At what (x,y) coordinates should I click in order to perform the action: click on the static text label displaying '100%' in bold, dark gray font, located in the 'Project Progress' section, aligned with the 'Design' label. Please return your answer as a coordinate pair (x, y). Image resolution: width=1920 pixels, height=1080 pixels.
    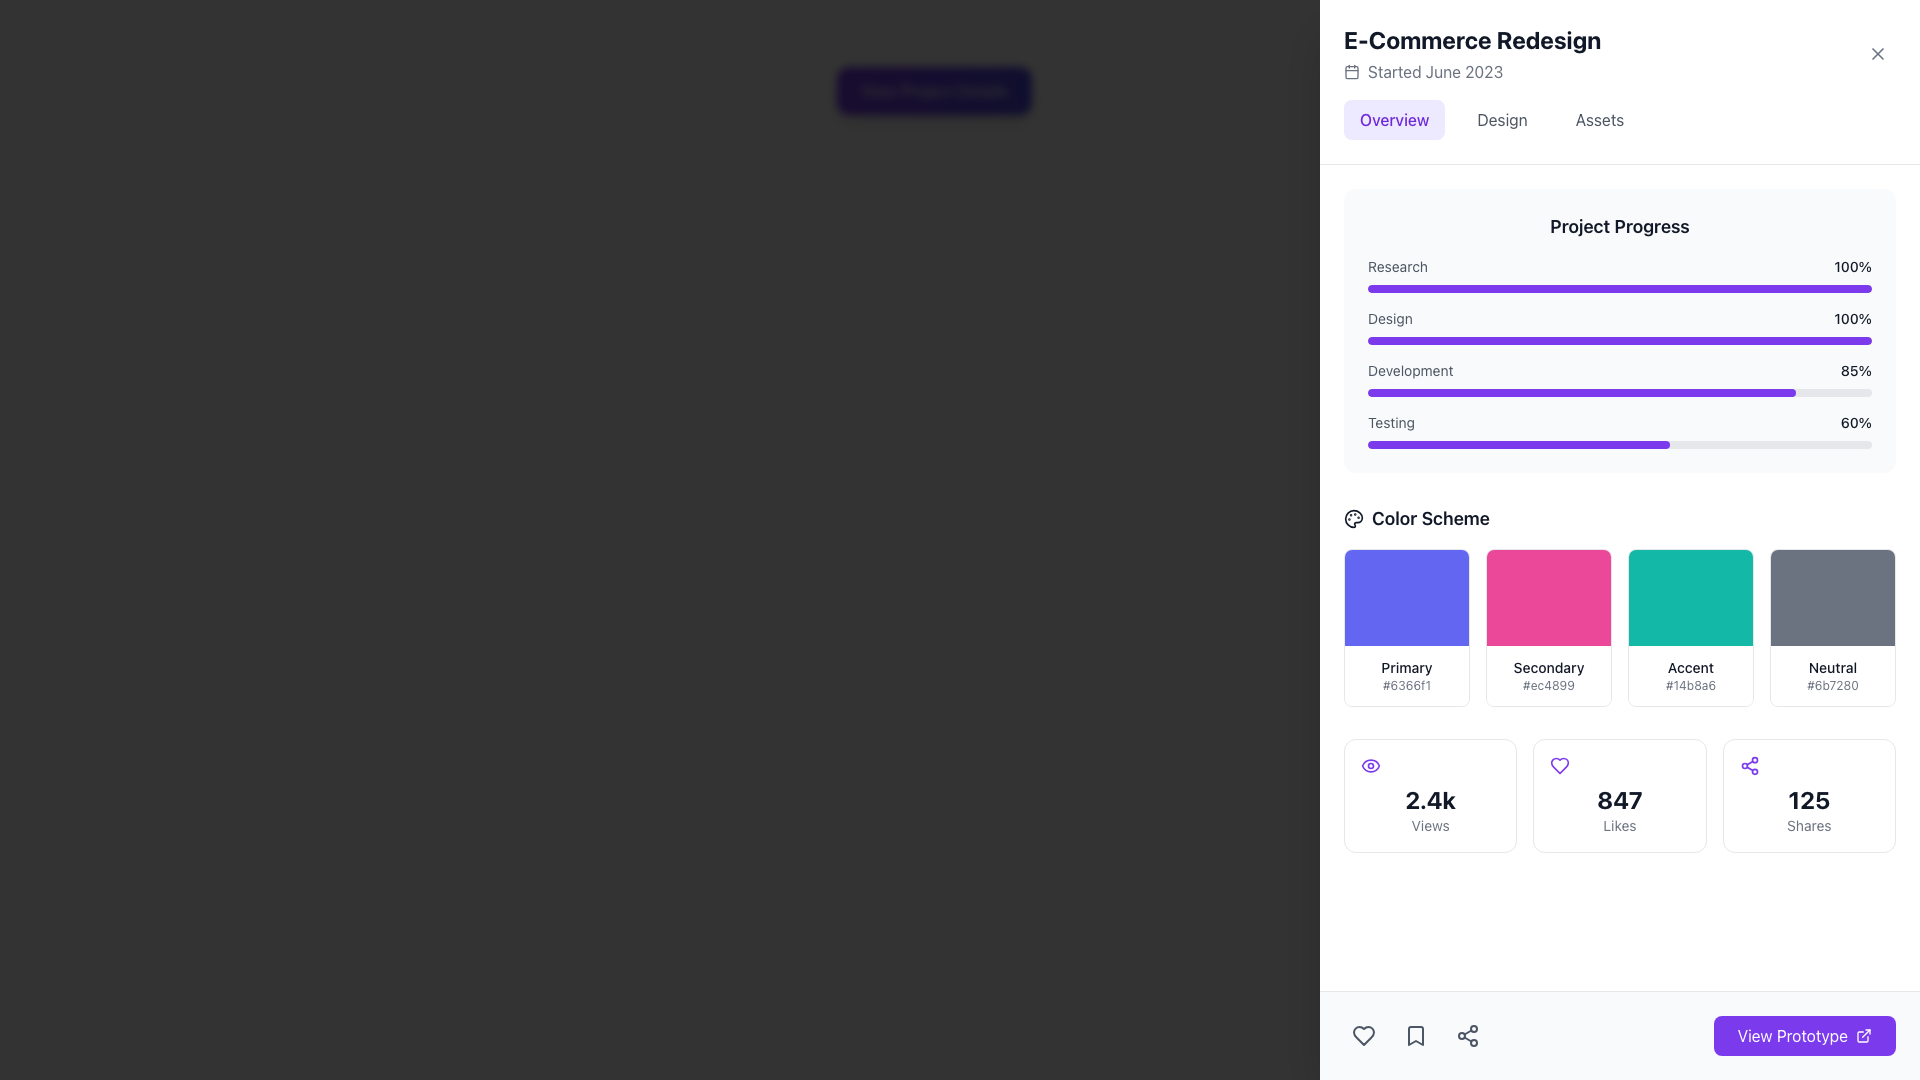
    Looking at the image, I should click on (1852, 318).